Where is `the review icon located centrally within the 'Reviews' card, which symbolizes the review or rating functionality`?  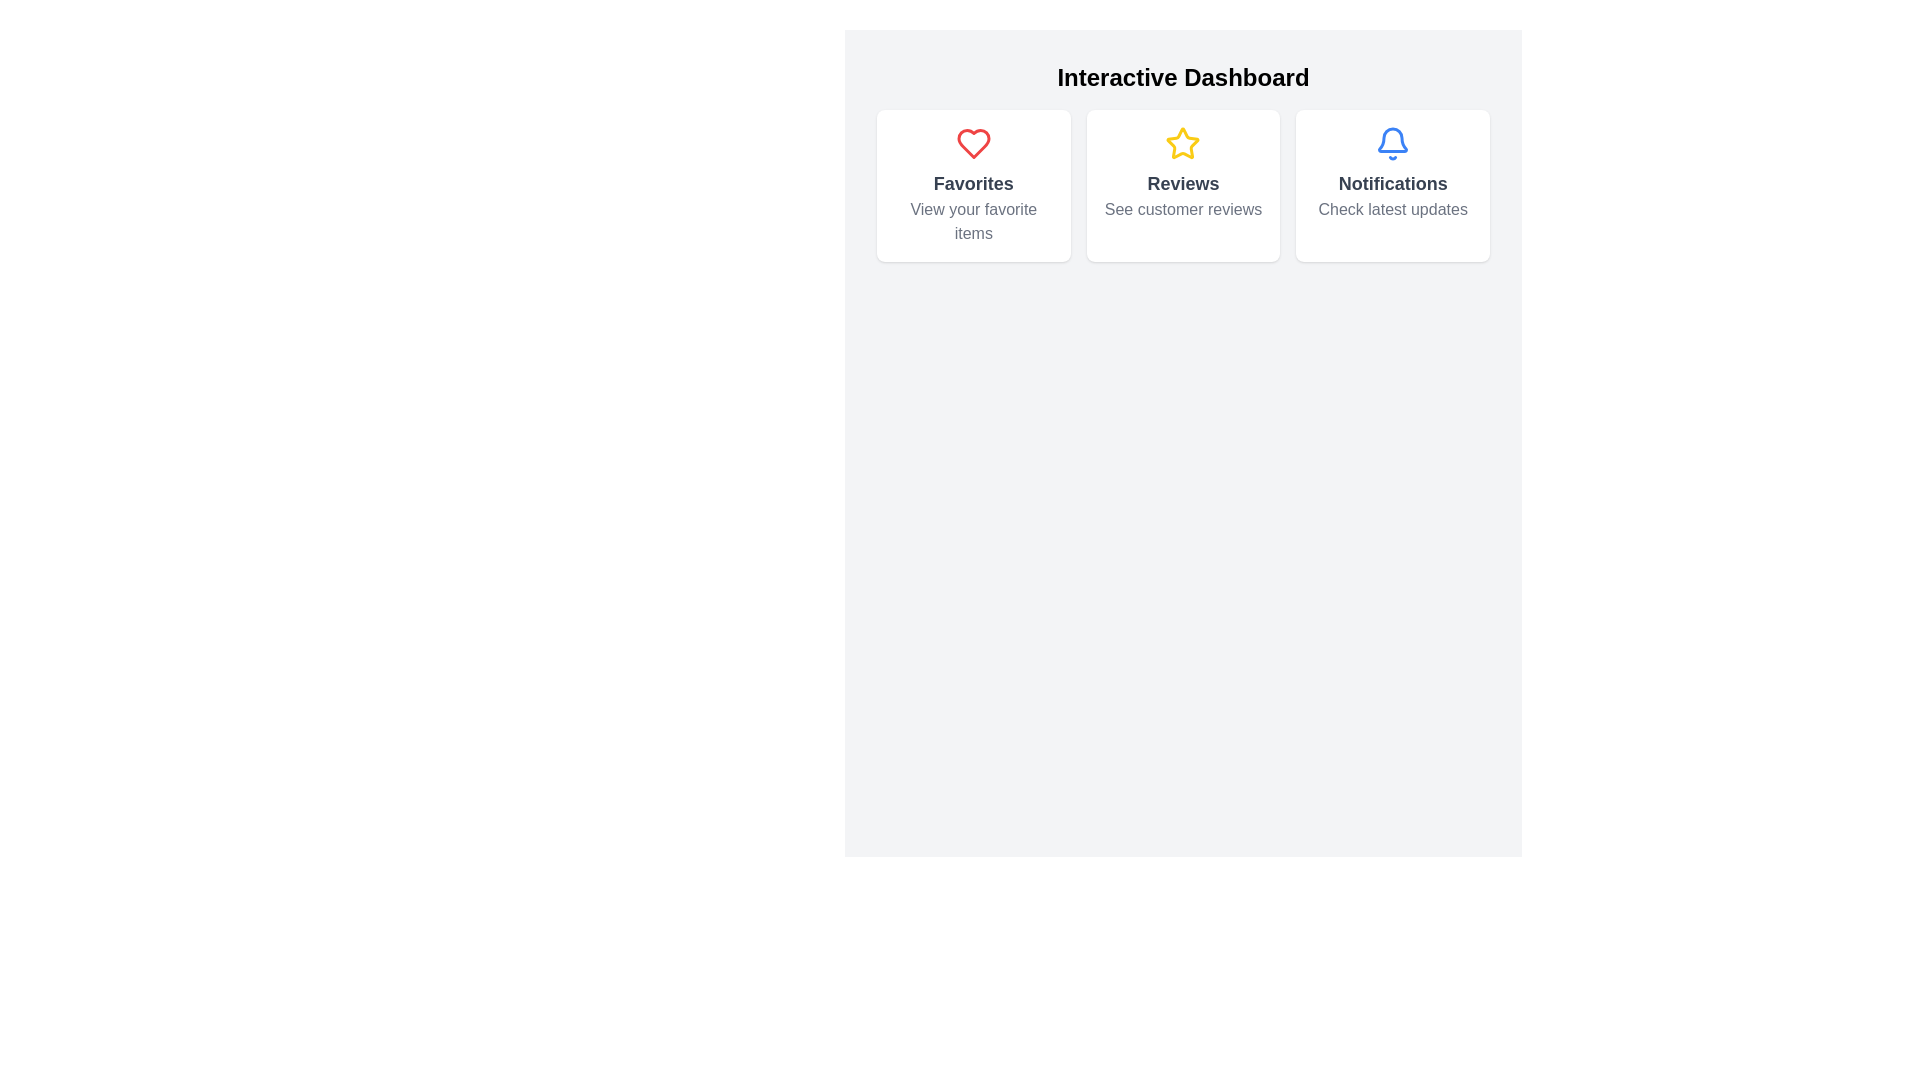
the review icon located centrally within the 'Reviews' card, which symbolizes the review or rating functionality is located at coordinates (1183, 142).